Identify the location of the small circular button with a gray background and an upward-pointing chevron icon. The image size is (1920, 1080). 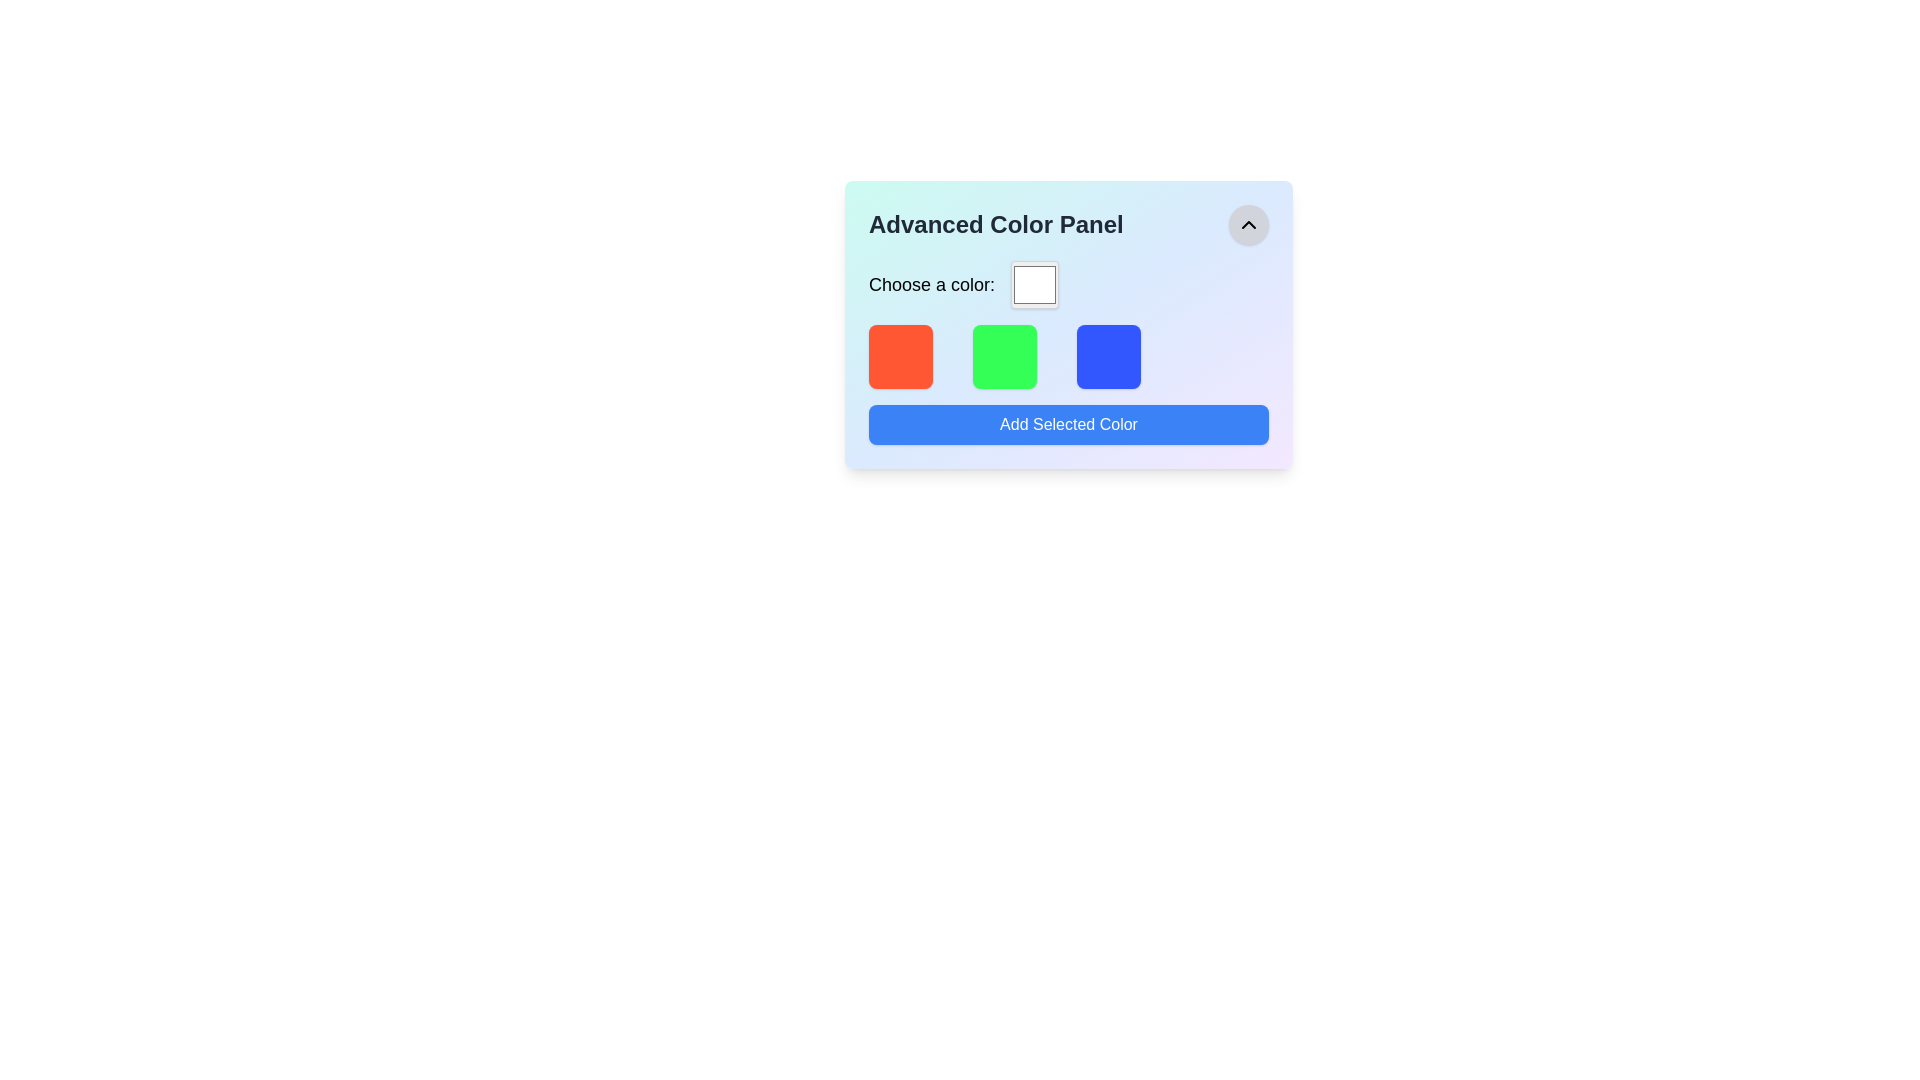
(1247, 224).